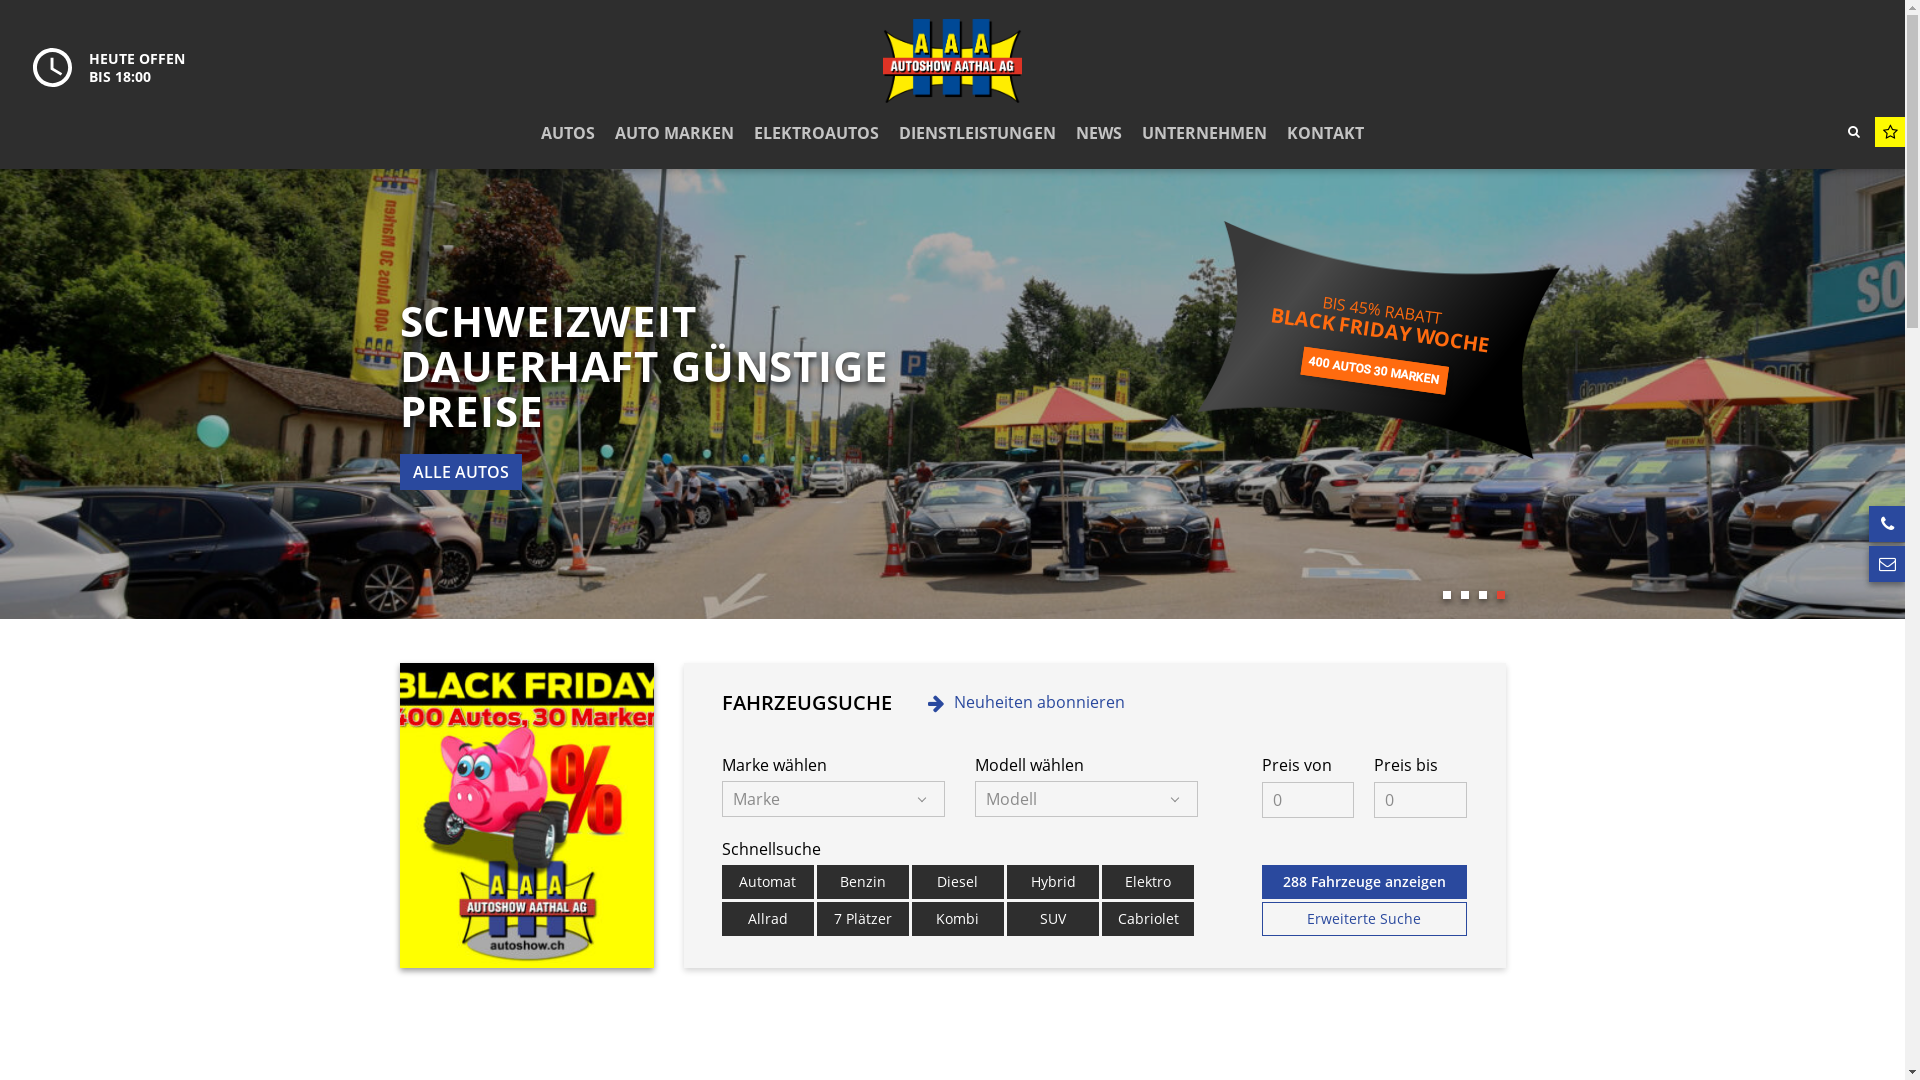  I want to click on 'DIENSTLEISTUNGEN', so click(977, 133).